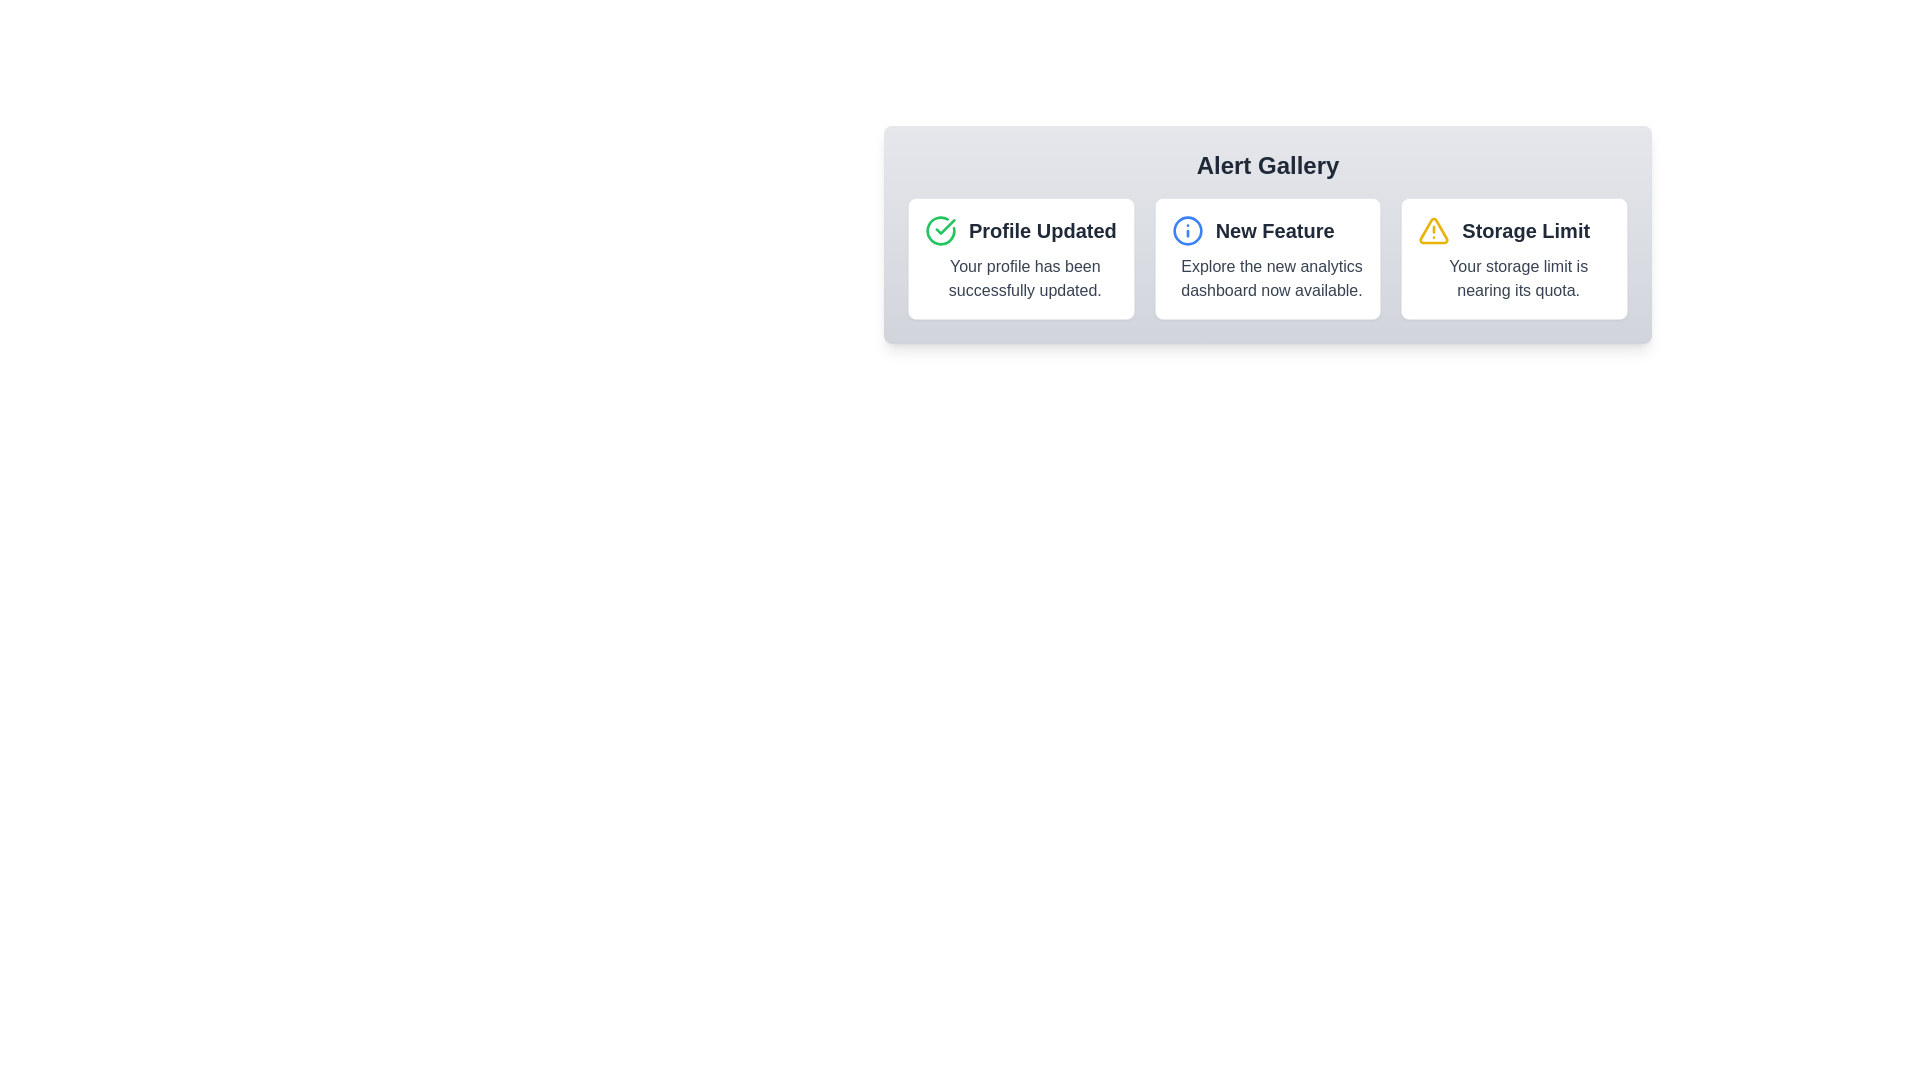  What do you see at coordinates (944, 226) in the screenshot?
I see `the decorative icon in the 'Profile Updated' card in the Alert Gallery section to signify a successful profile update` at bounding box center [944, 226].